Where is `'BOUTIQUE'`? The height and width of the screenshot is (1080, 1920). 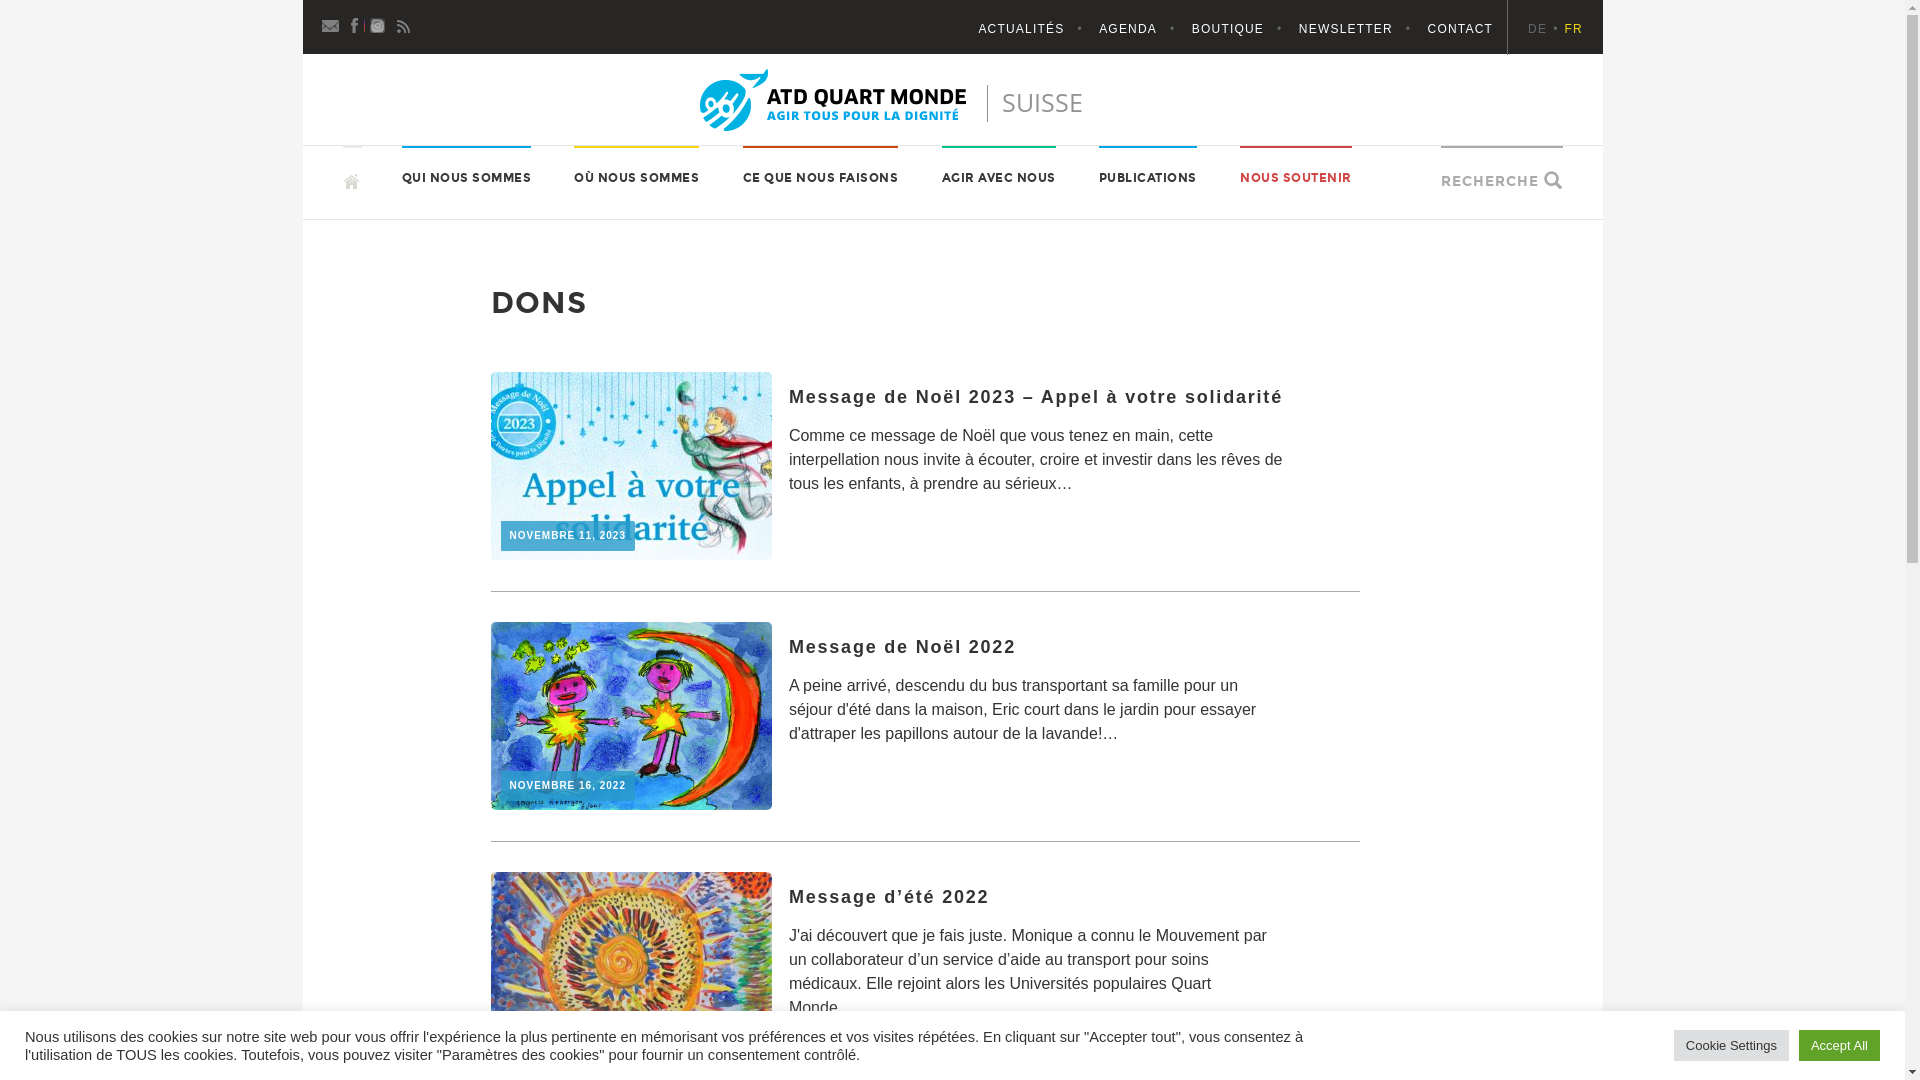 'BOUTIQUE' is located at coordinates (1242, 29).